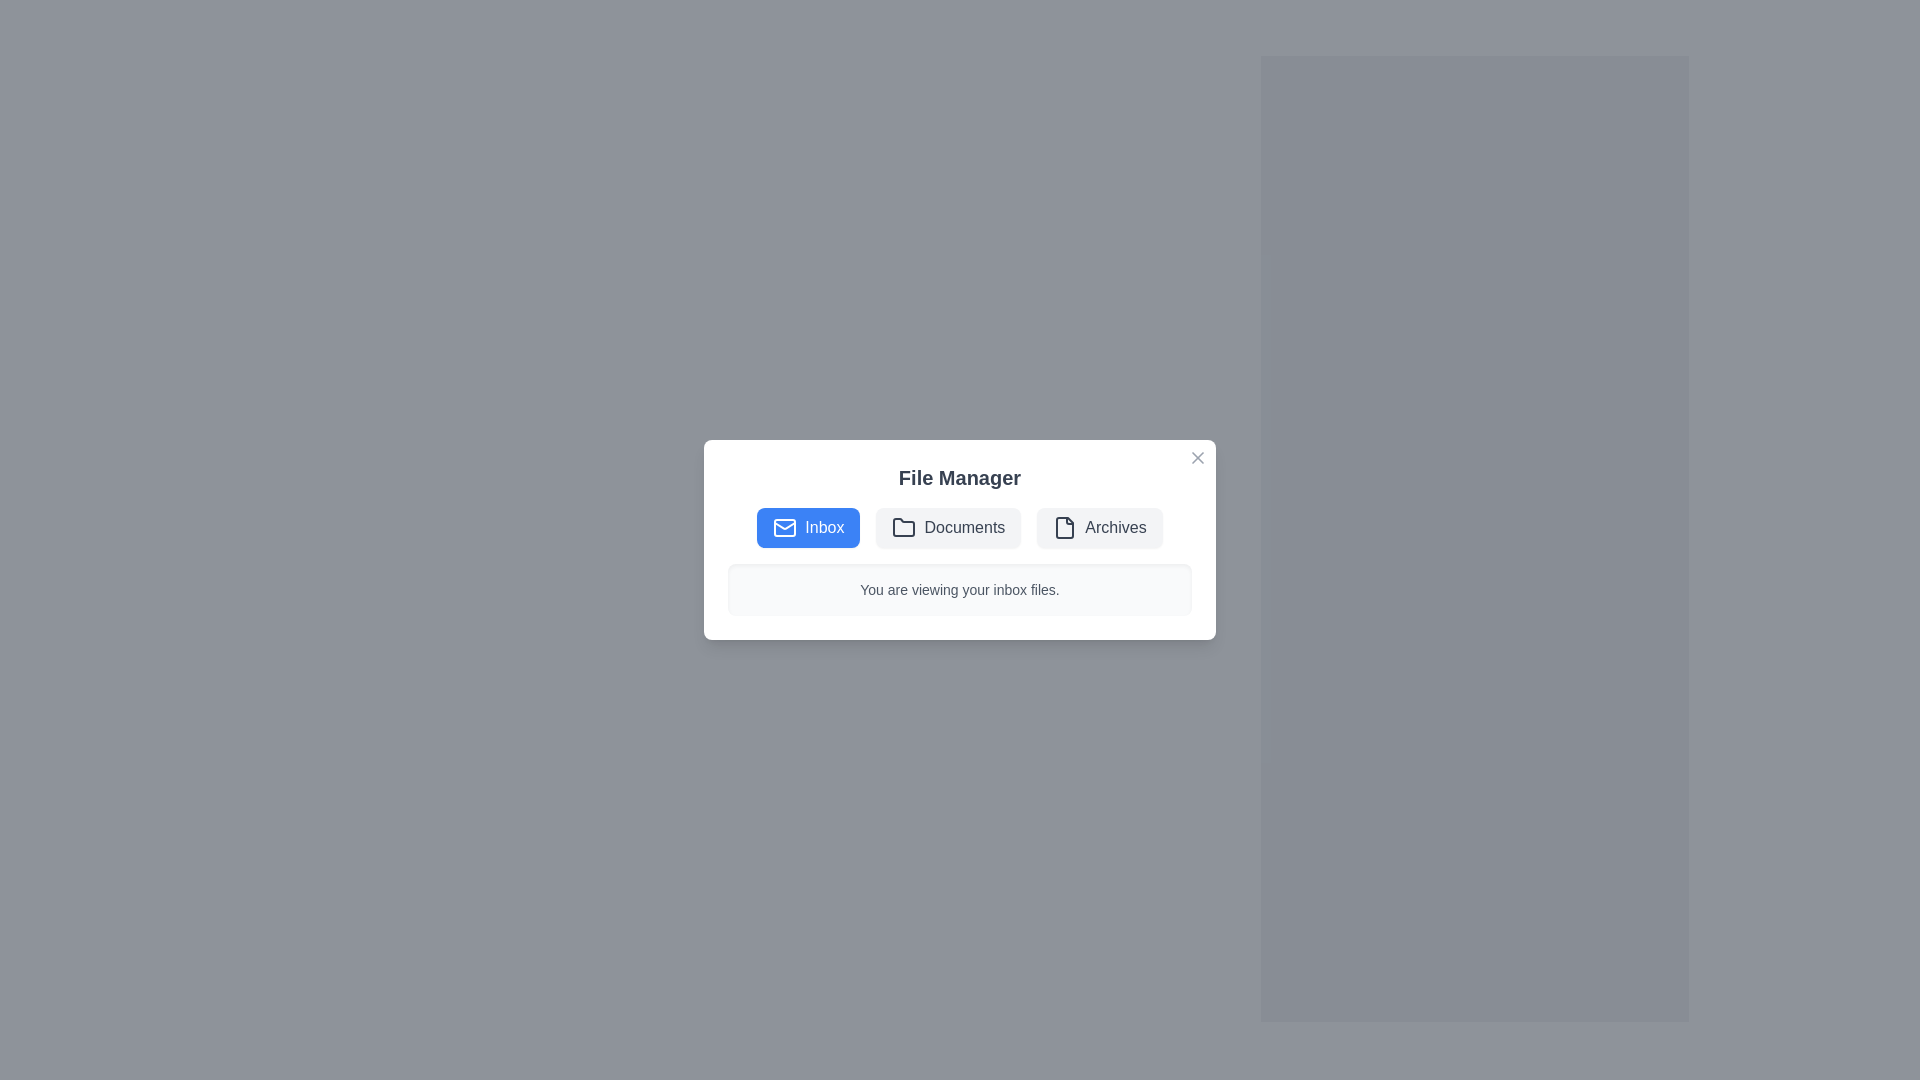 This screenshot has width=1920, height=1080. I want to click on informational text label indicating that the user is viewing their inbox files, located at the bottom section of the 'File Manager' dialog box, so click(960, 589).